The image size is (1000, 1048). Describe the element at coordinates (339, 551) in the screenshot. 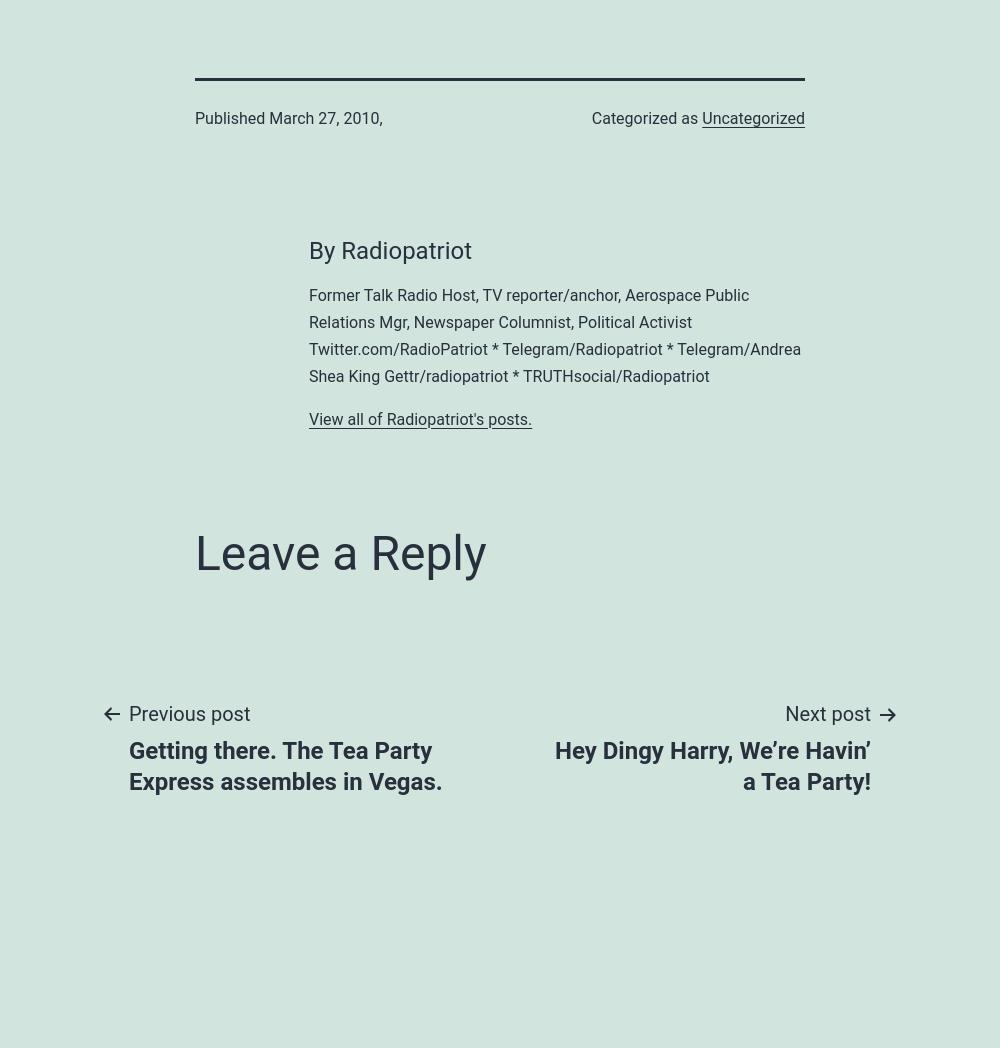

I see `'Leave a Reply'` at that location.